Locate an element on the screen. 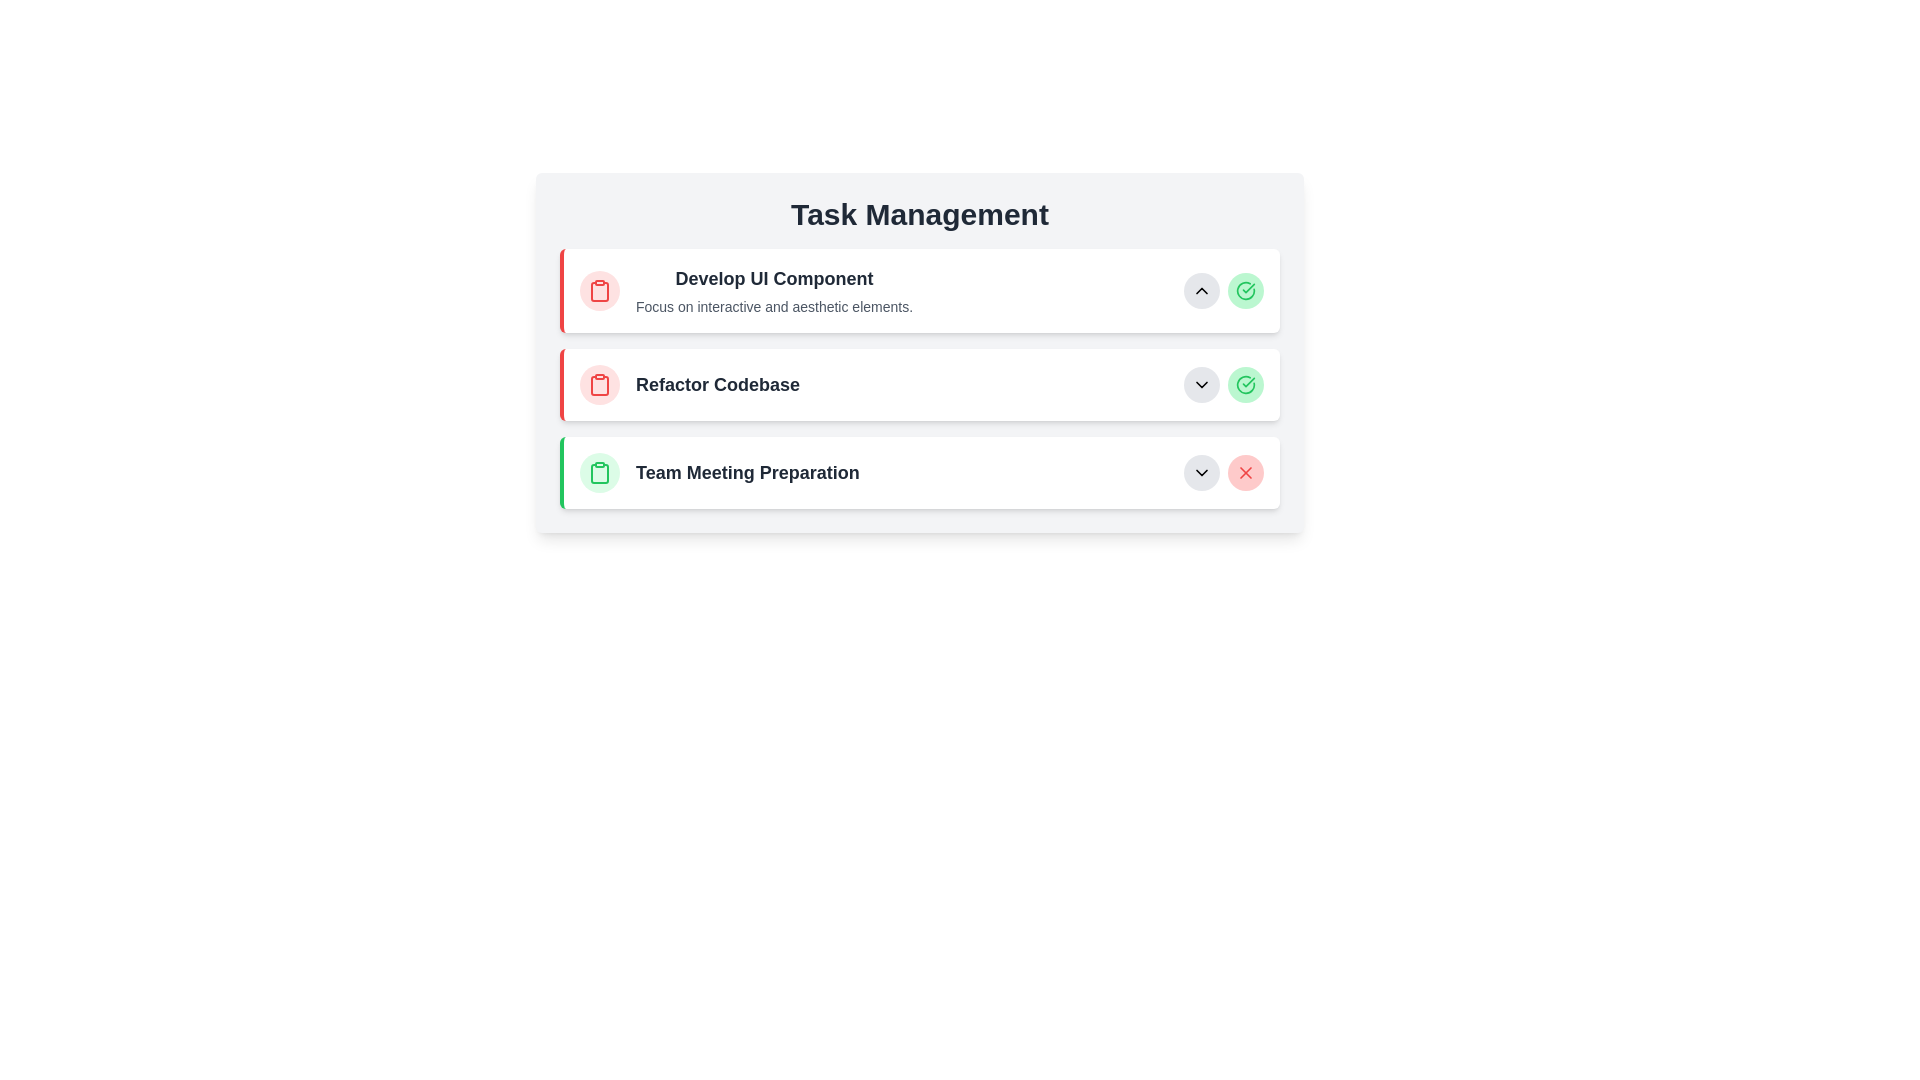 Image resolution: width=1920 pixels, height=1080 pixels. the text label that serves as the title of a task, located in the third row of the vertical task list, horizontally aligned with a clipboard icon on the left is located at coordinates (746, 473).